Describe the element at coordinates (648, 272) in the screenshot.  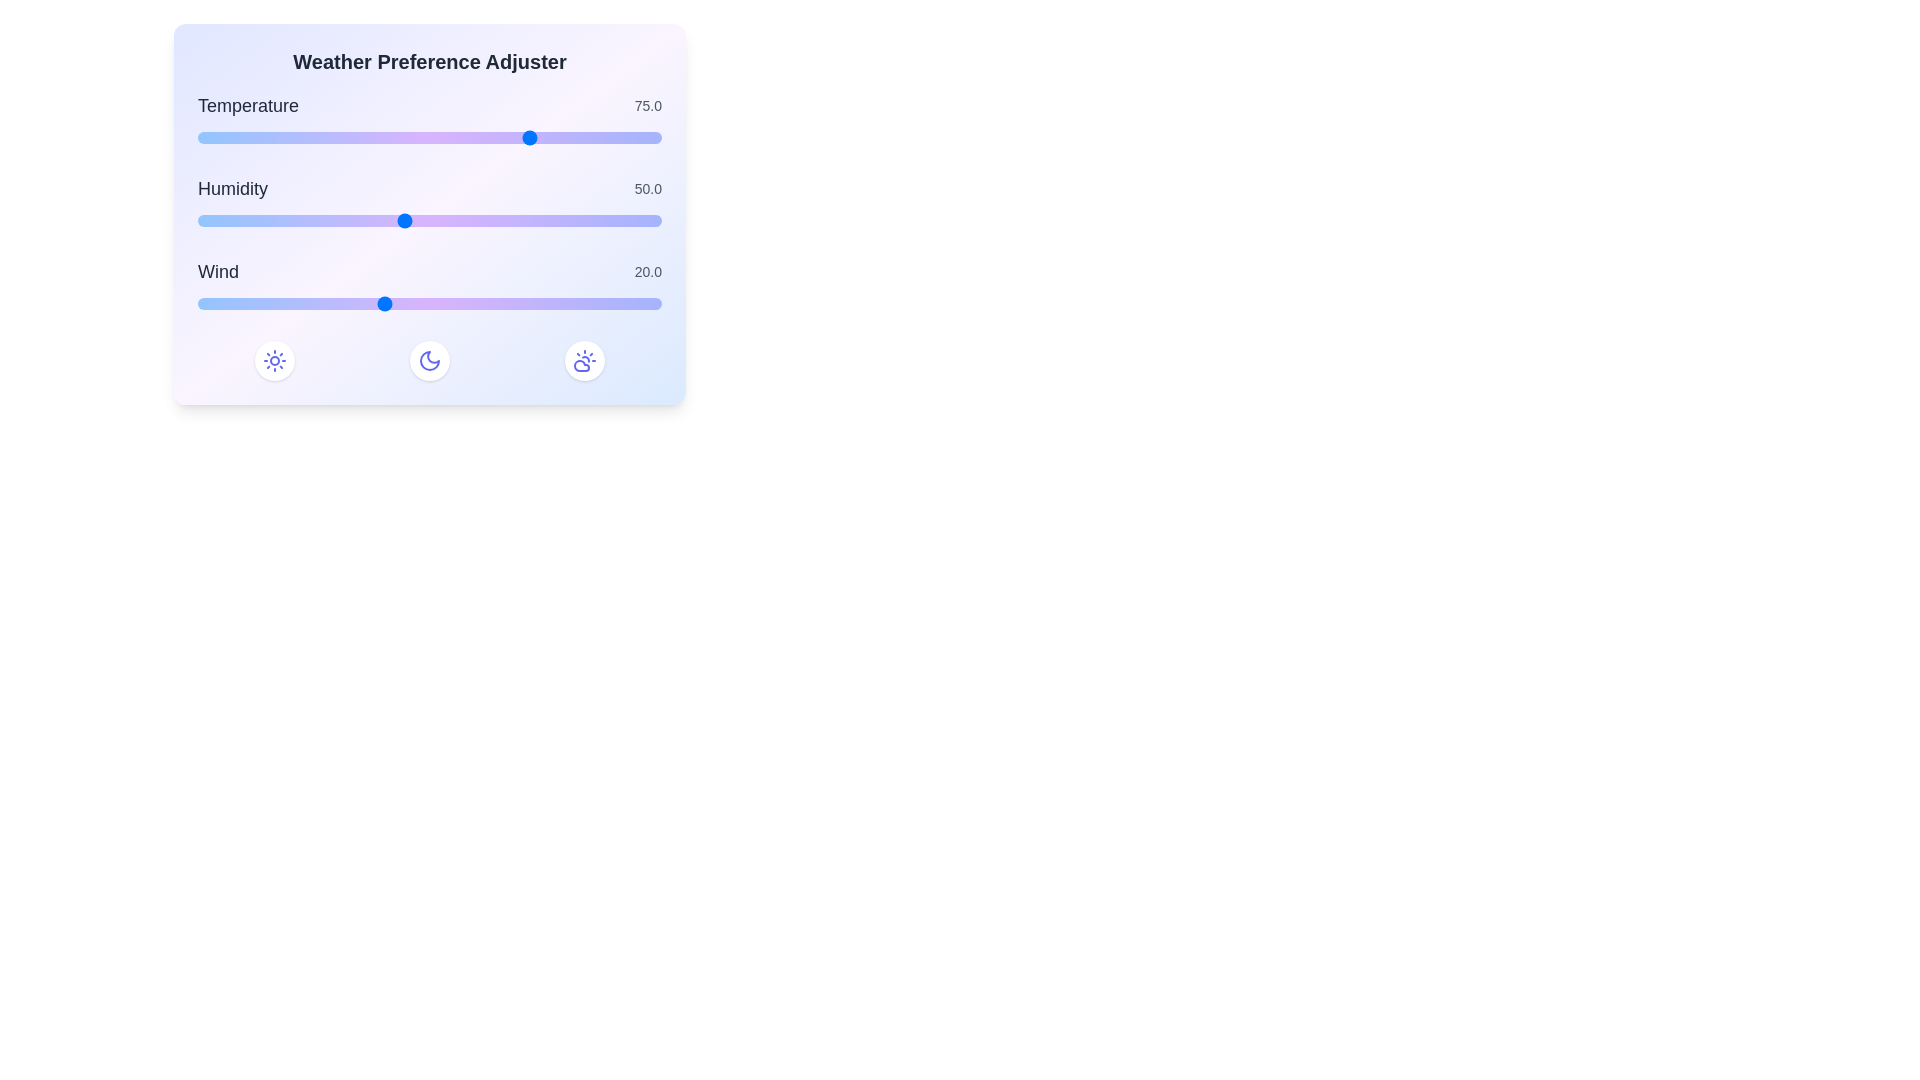
I see `the text label displaying the value '20.0', which is styled in a small gray font and positioned to the right of the label 'Wind'` at that location.